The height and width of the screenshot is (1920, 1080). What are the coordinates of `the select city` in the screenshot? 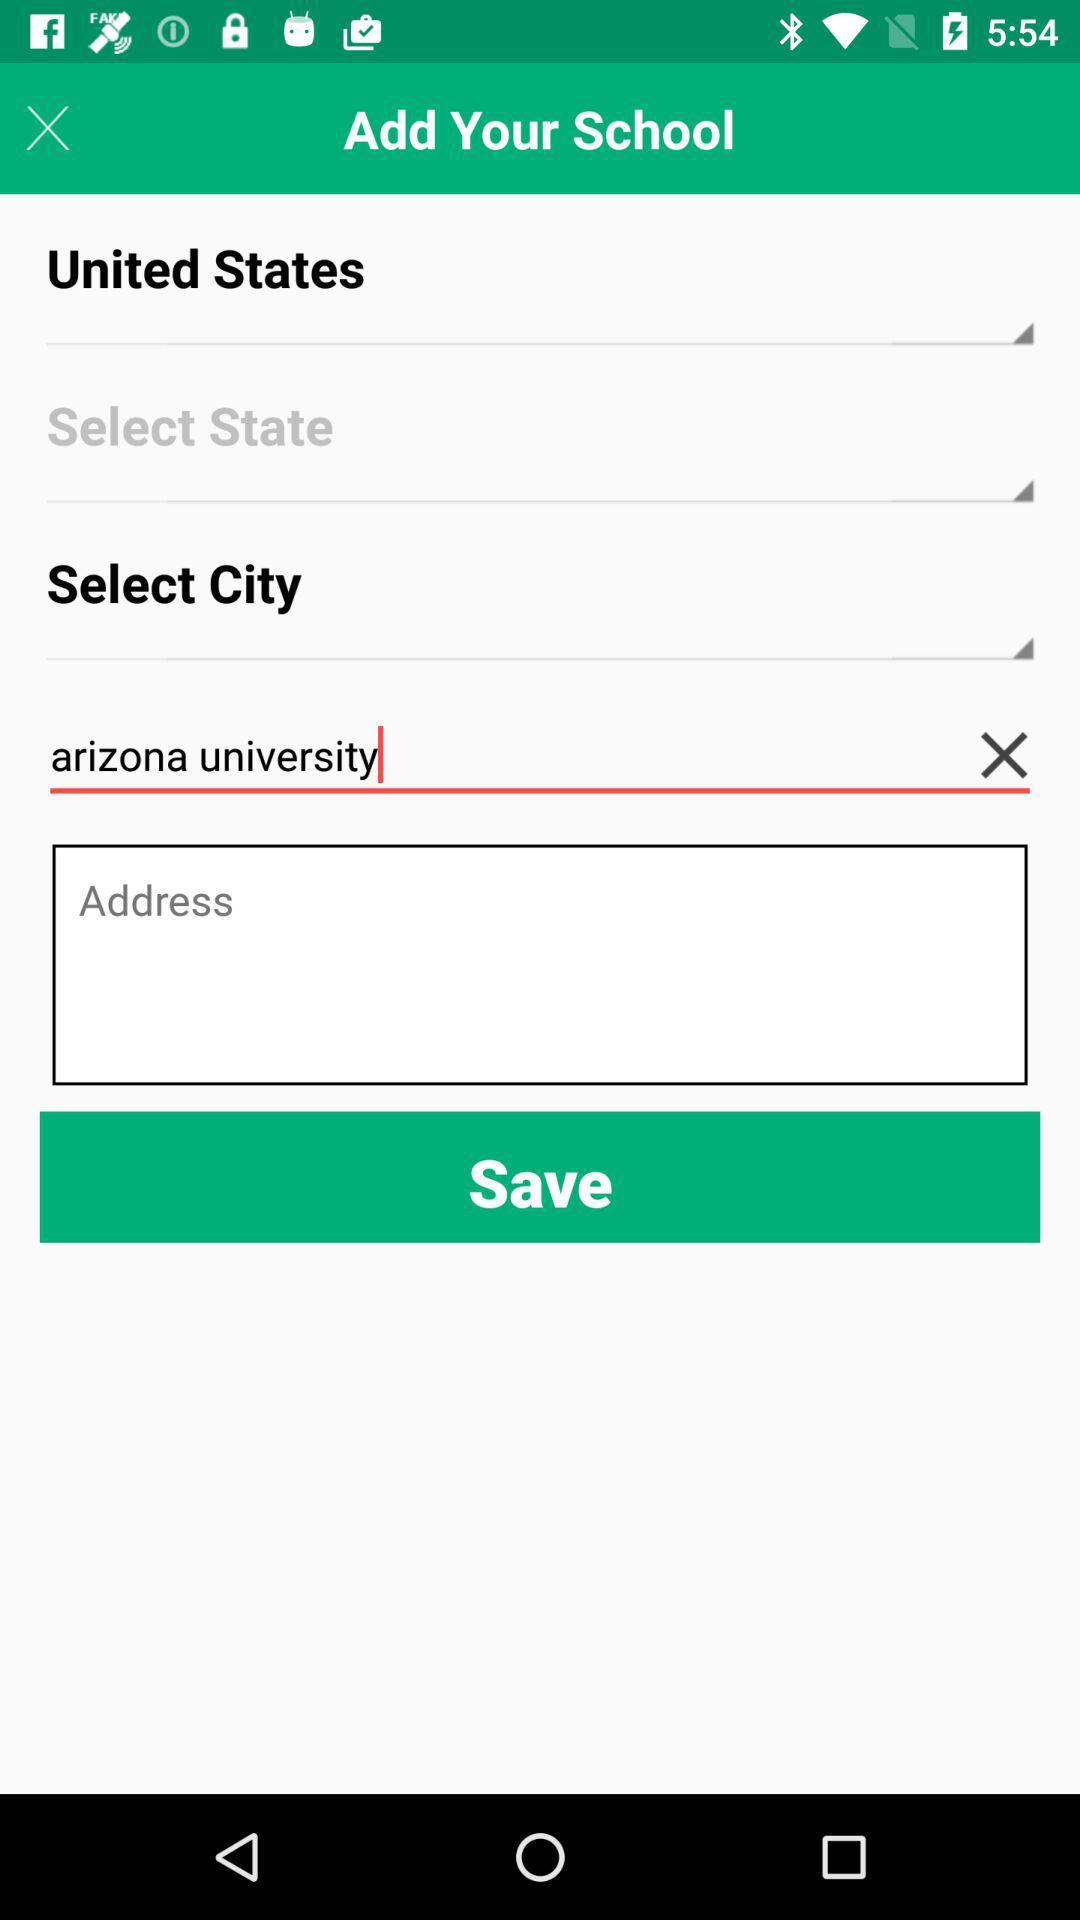 It's located at (540, 600).